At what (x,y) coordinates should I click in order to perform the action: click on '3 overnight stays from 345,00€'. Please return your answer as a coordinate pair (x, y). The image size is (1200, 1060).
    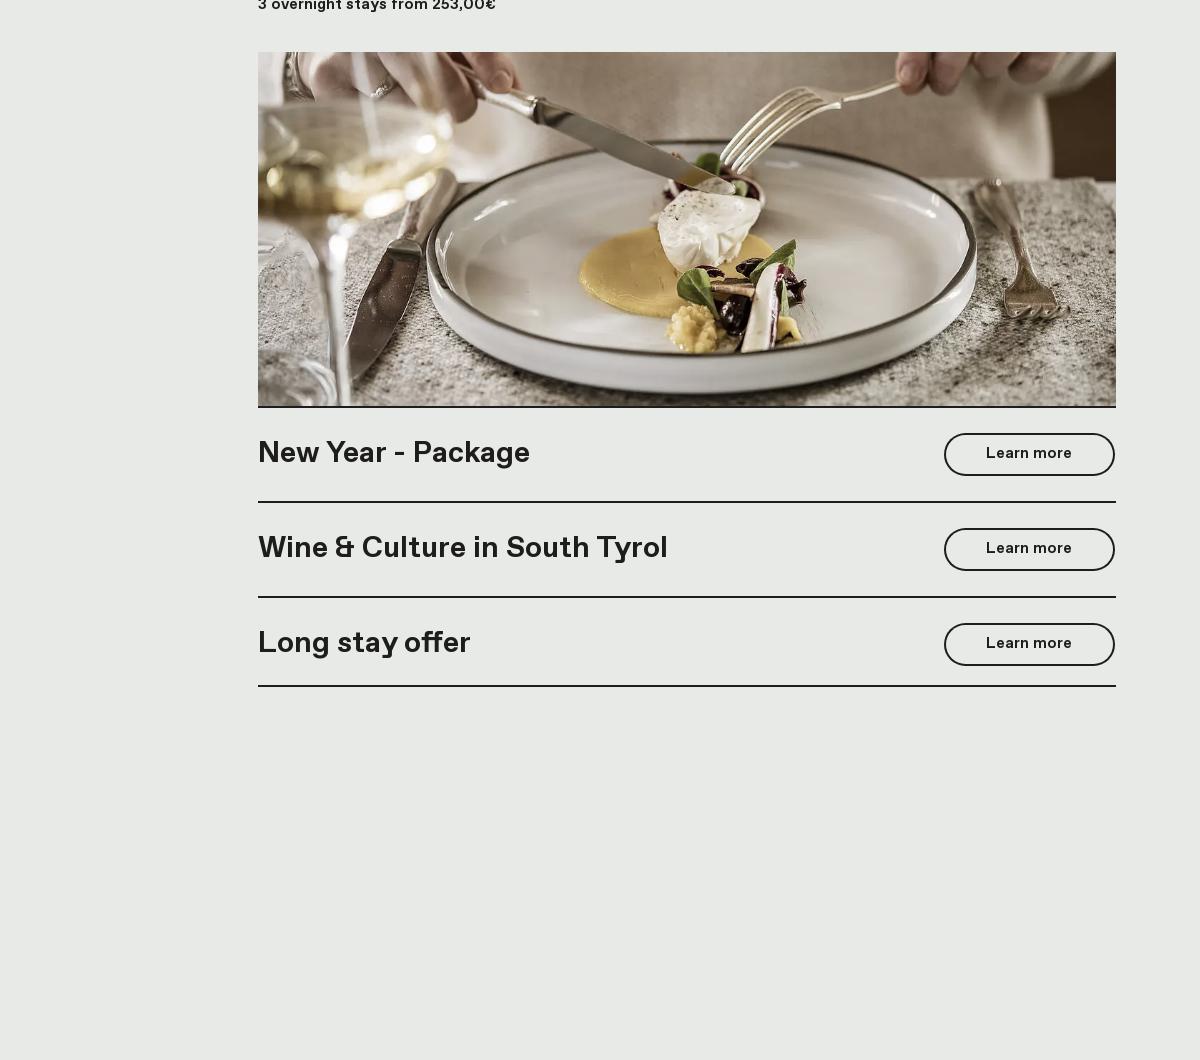
    Looking at the image, I should click on (377, 530).